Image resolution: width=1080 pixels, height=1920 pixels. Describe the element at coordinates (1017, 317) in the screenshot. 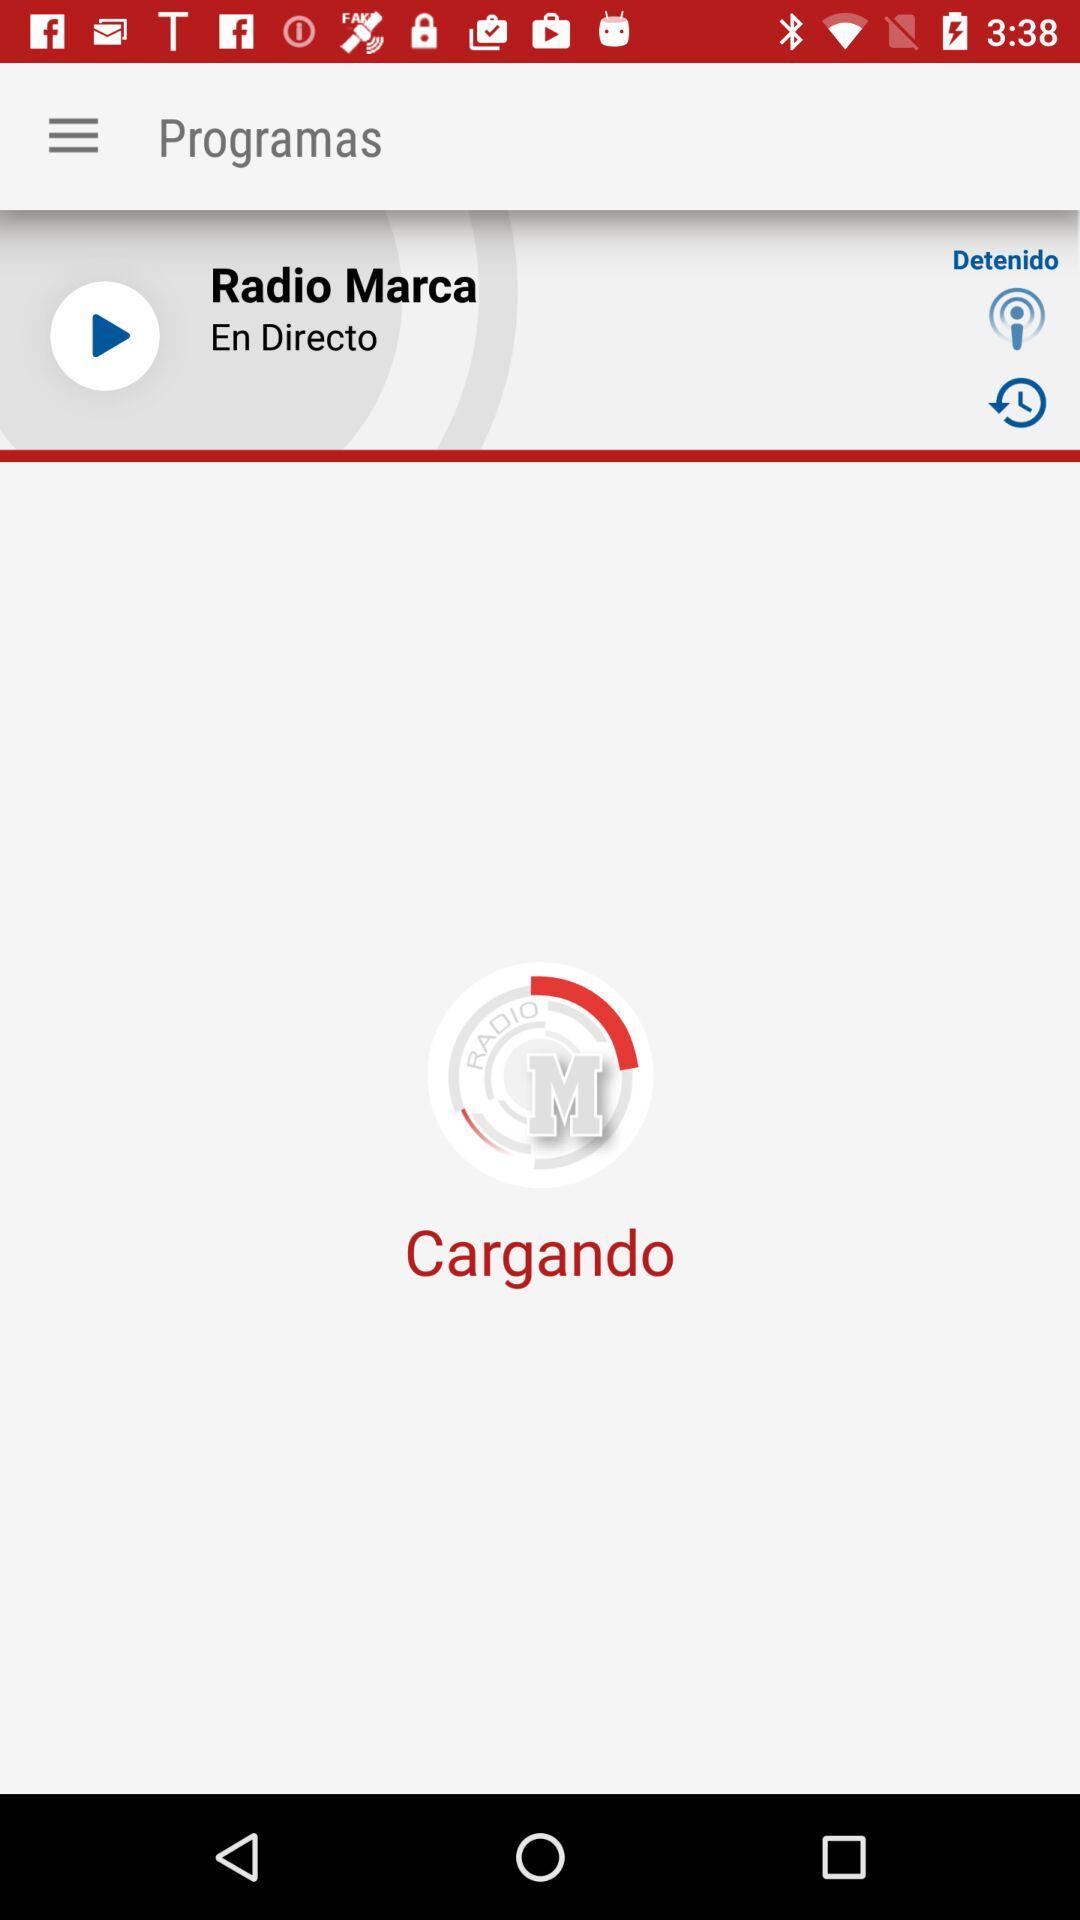

I see `the item next to en directo` at that location.